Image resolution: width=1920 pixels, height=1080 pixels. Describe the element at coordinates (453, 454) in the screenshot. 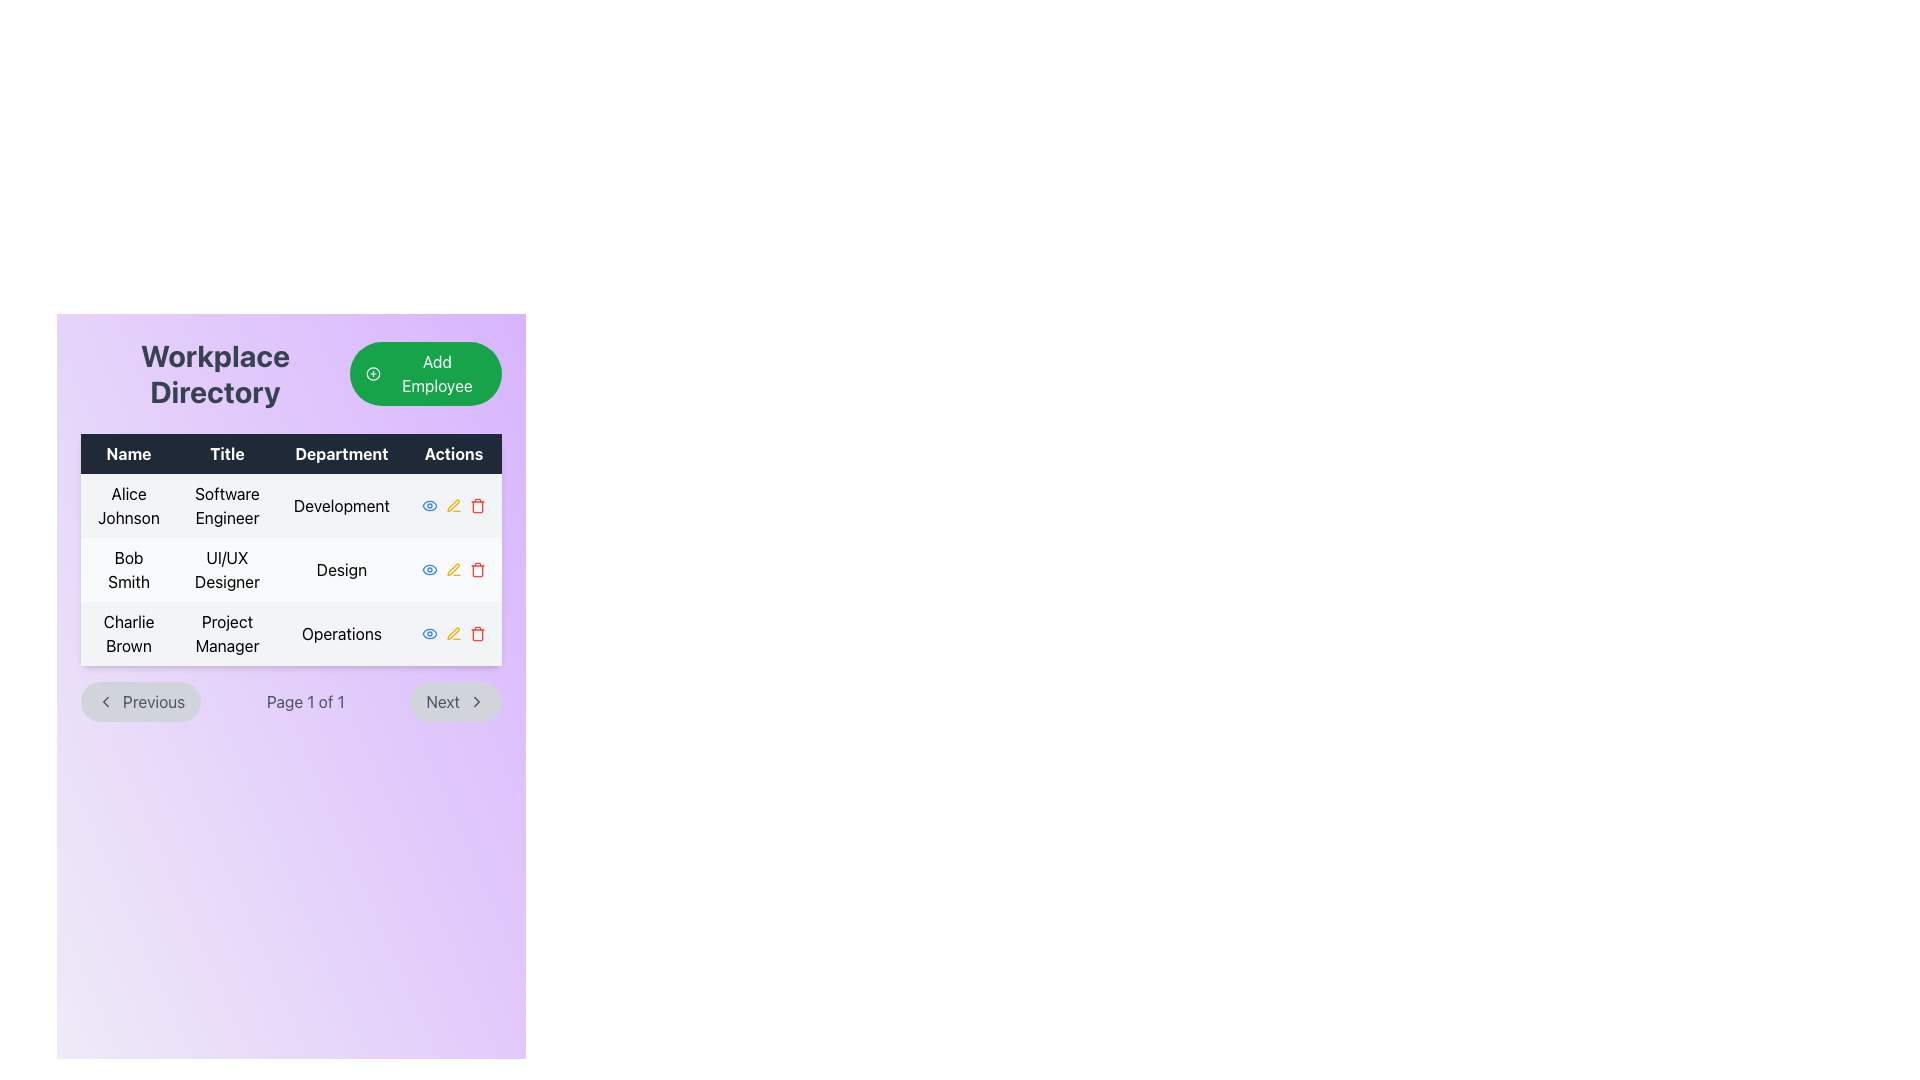

I see `the text label displaying 'Actions' in a bold white font, located in a black rectangular box at the rightmost column of the table header` at that location.